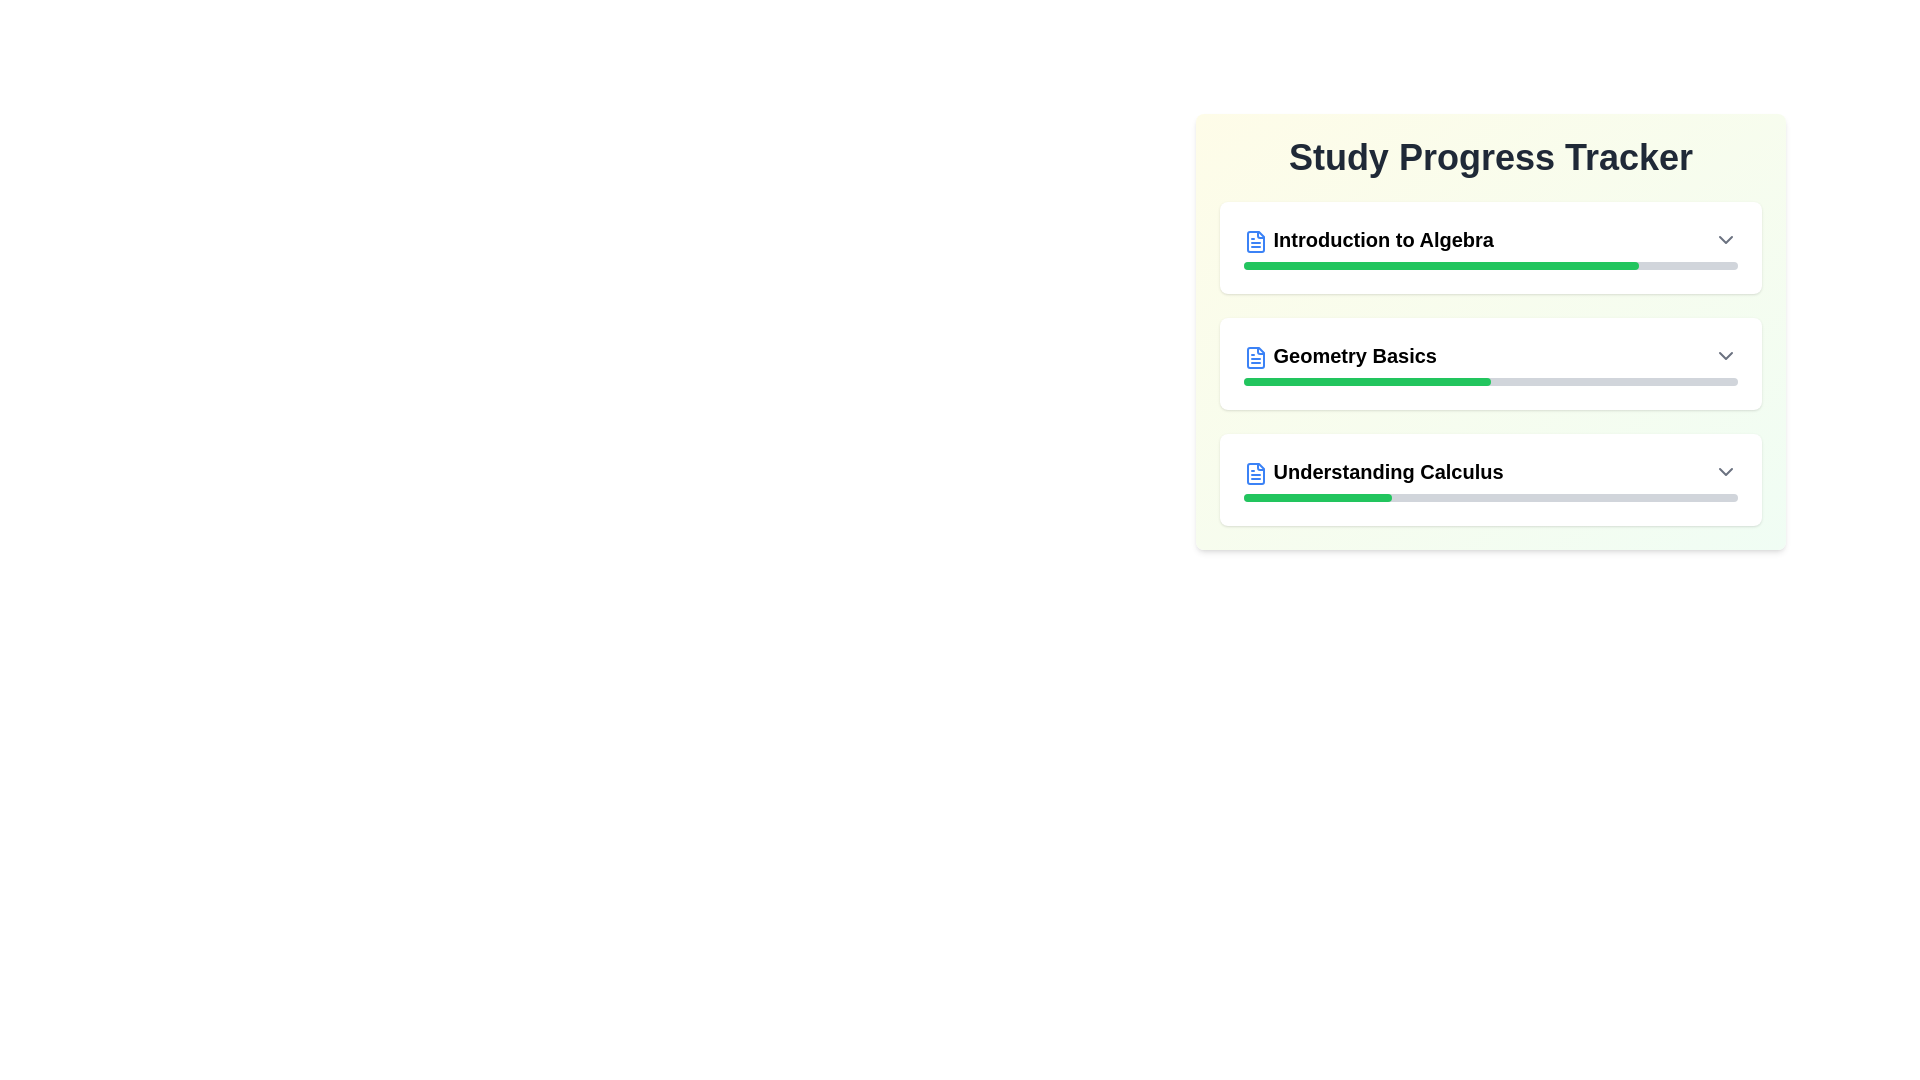 The image size is (1920, 1080). What do you see at coordinates (1255, 473) in the screenshot?
I see `the blue document icon located to the left of the text 'Understanding Calculus', which is the first element in that row` at bounding box center [1255, 473].